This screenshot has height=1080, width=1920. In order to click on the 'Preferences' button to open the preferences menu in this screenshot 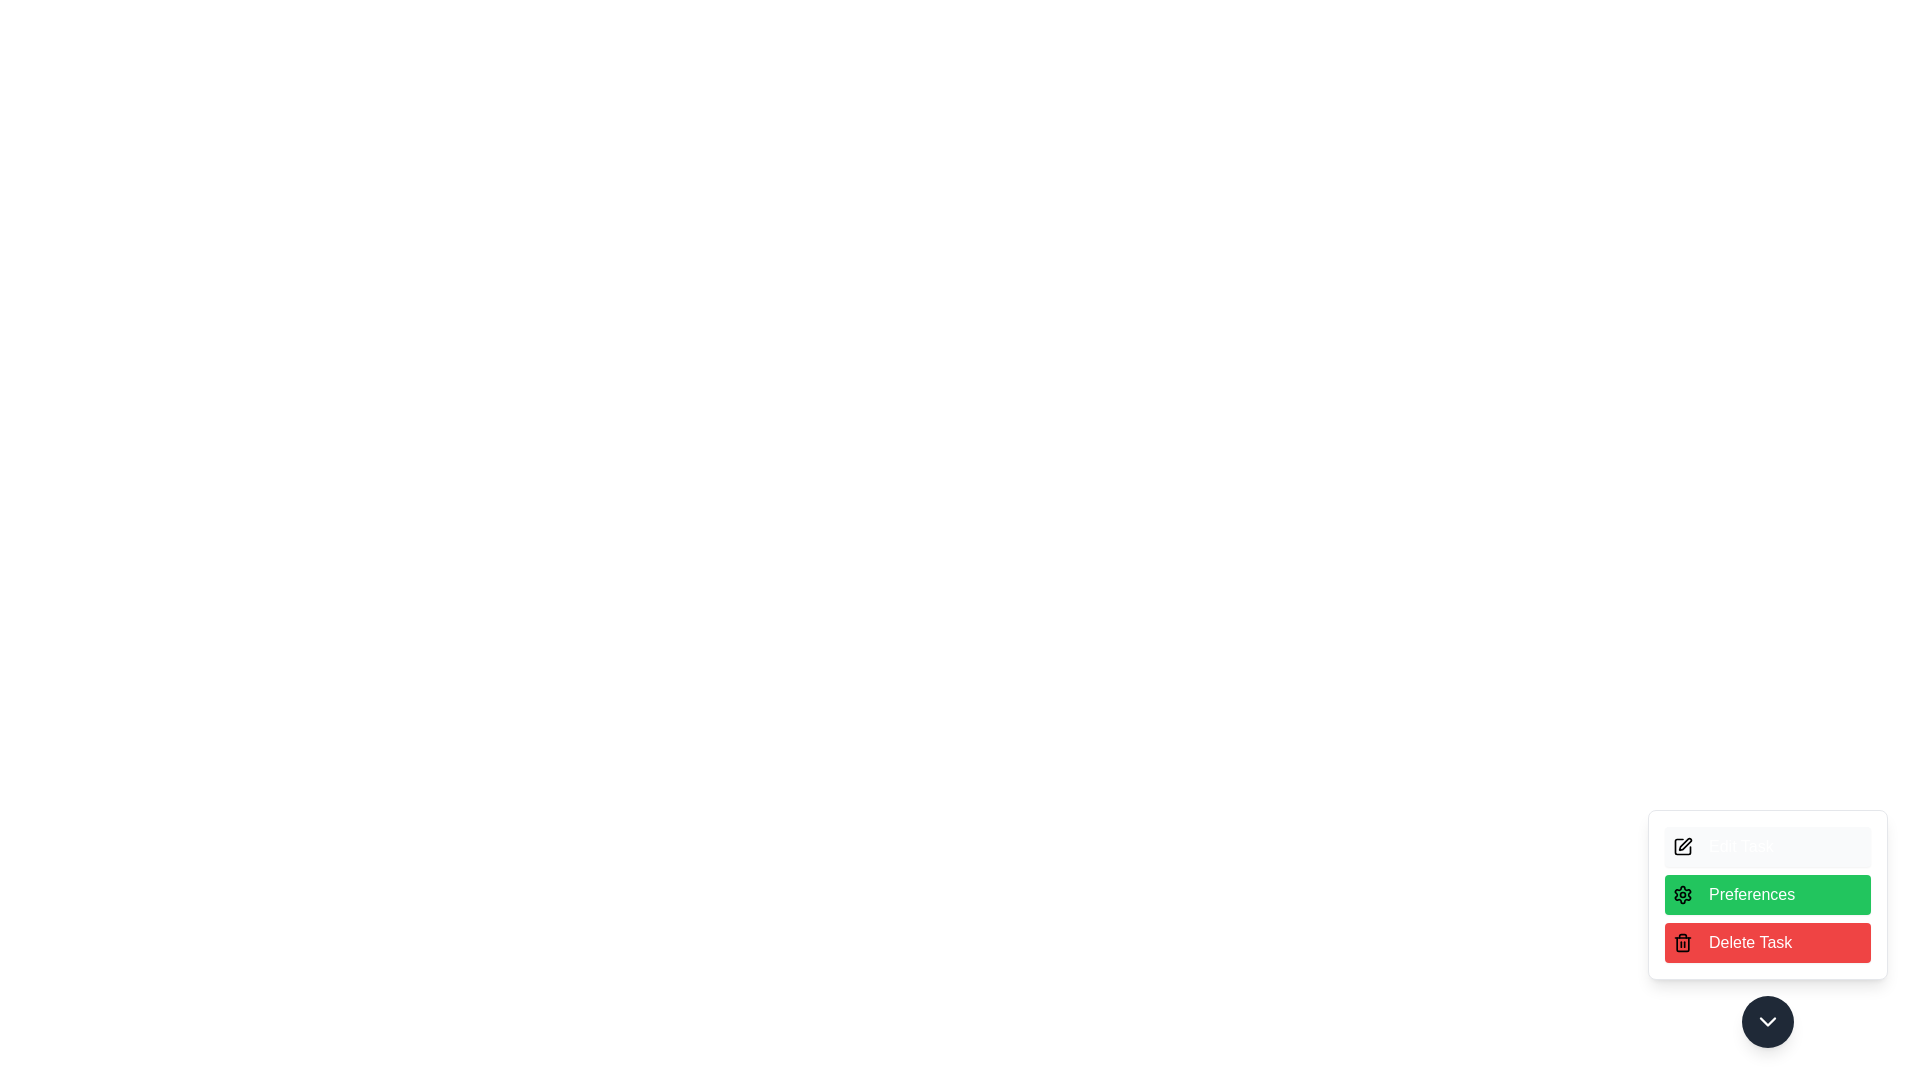, I will do `click(1767, 893)`.